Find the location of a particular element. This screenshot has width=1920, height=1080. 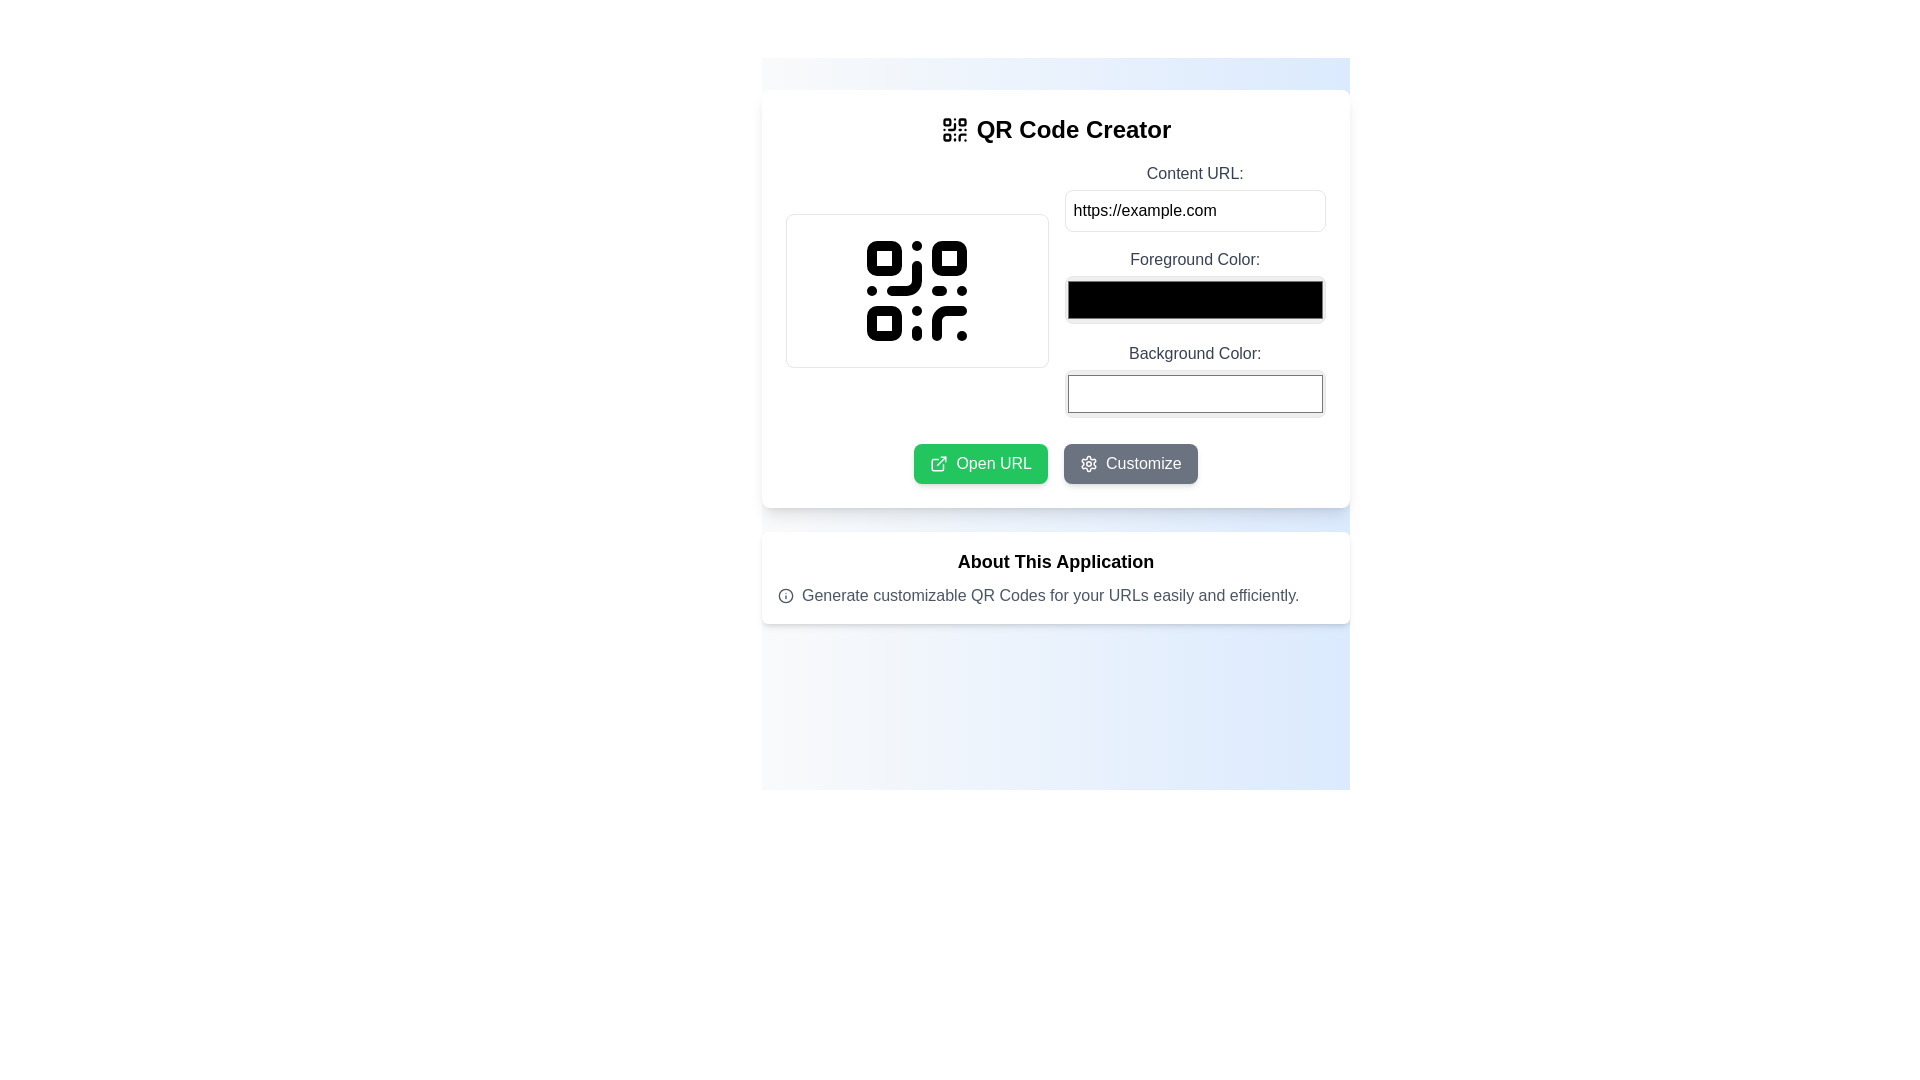

the Text Label that indicates the background color setting, located in the center-right area of the interface is located at coordinates (1195, 352).